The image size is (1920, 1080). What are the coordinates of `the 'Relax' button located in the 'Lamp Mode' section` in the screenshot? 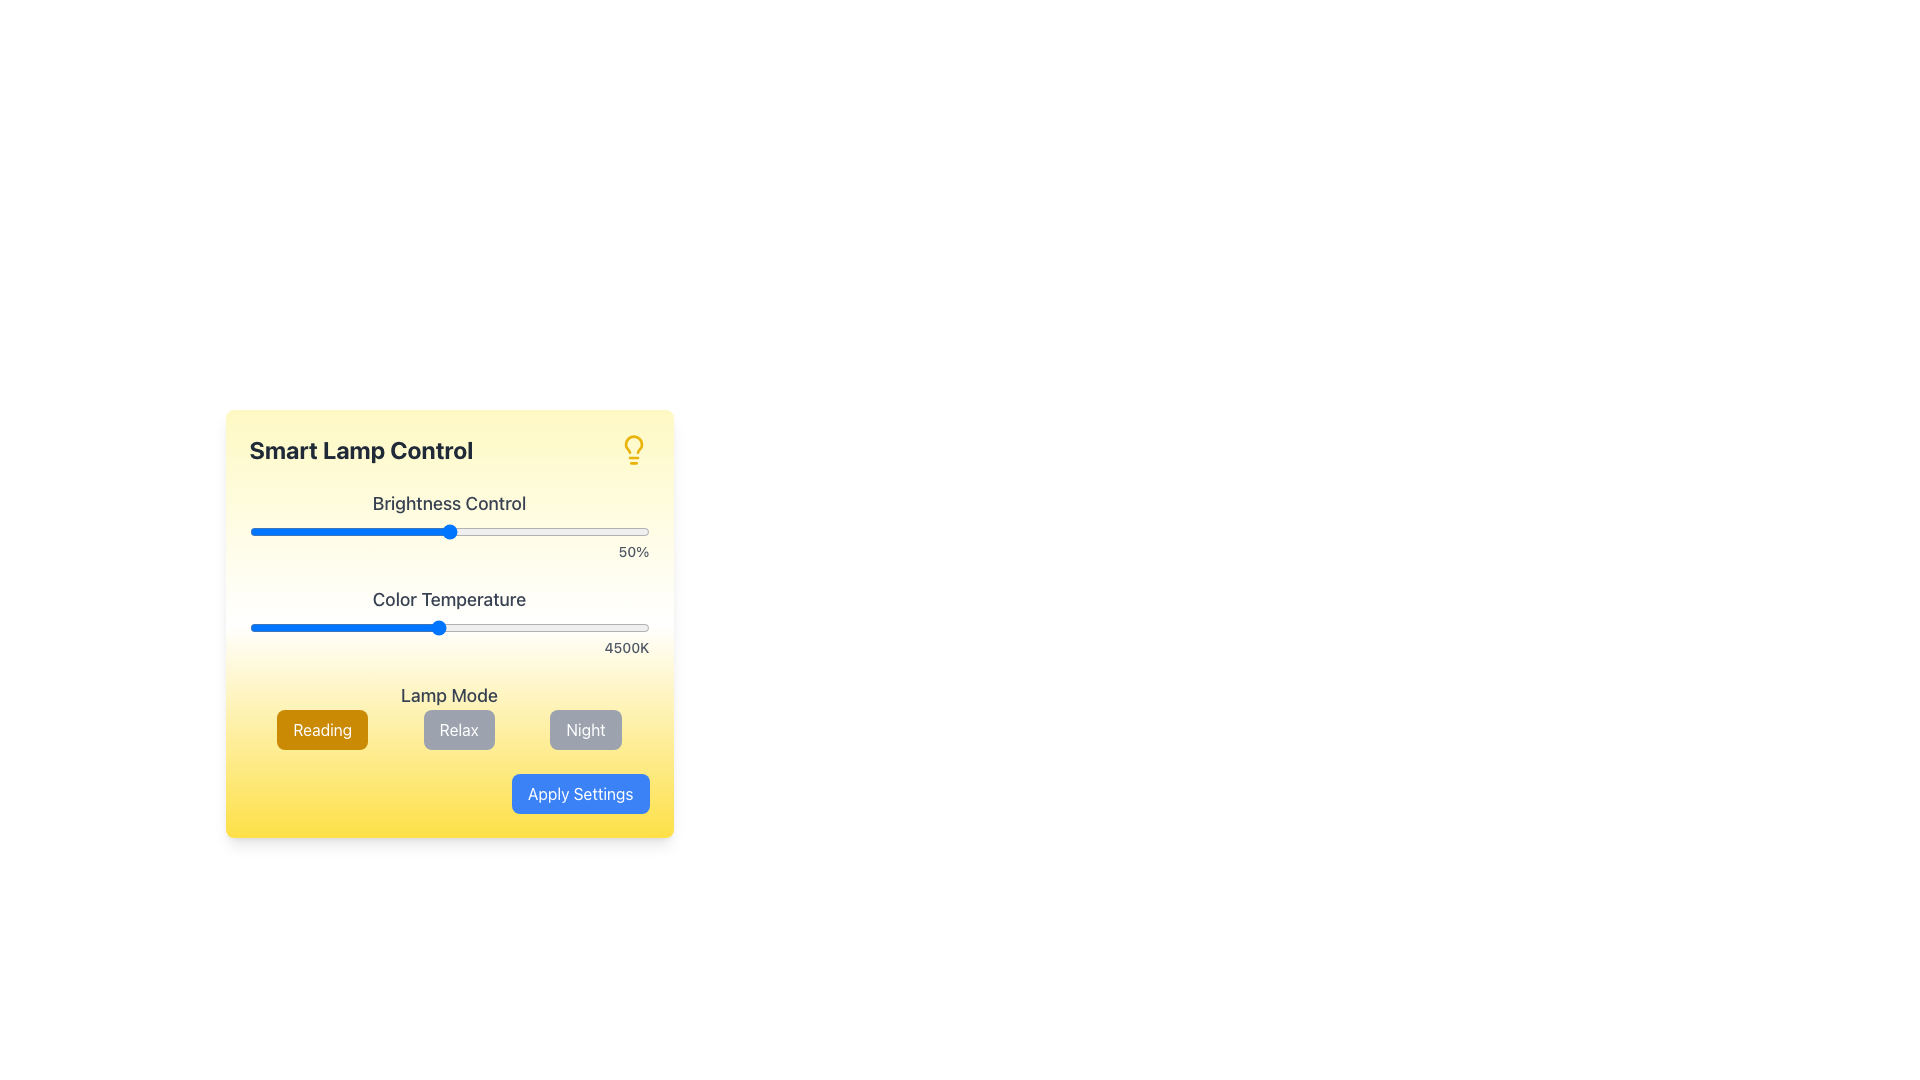 It's located at (448, 729).